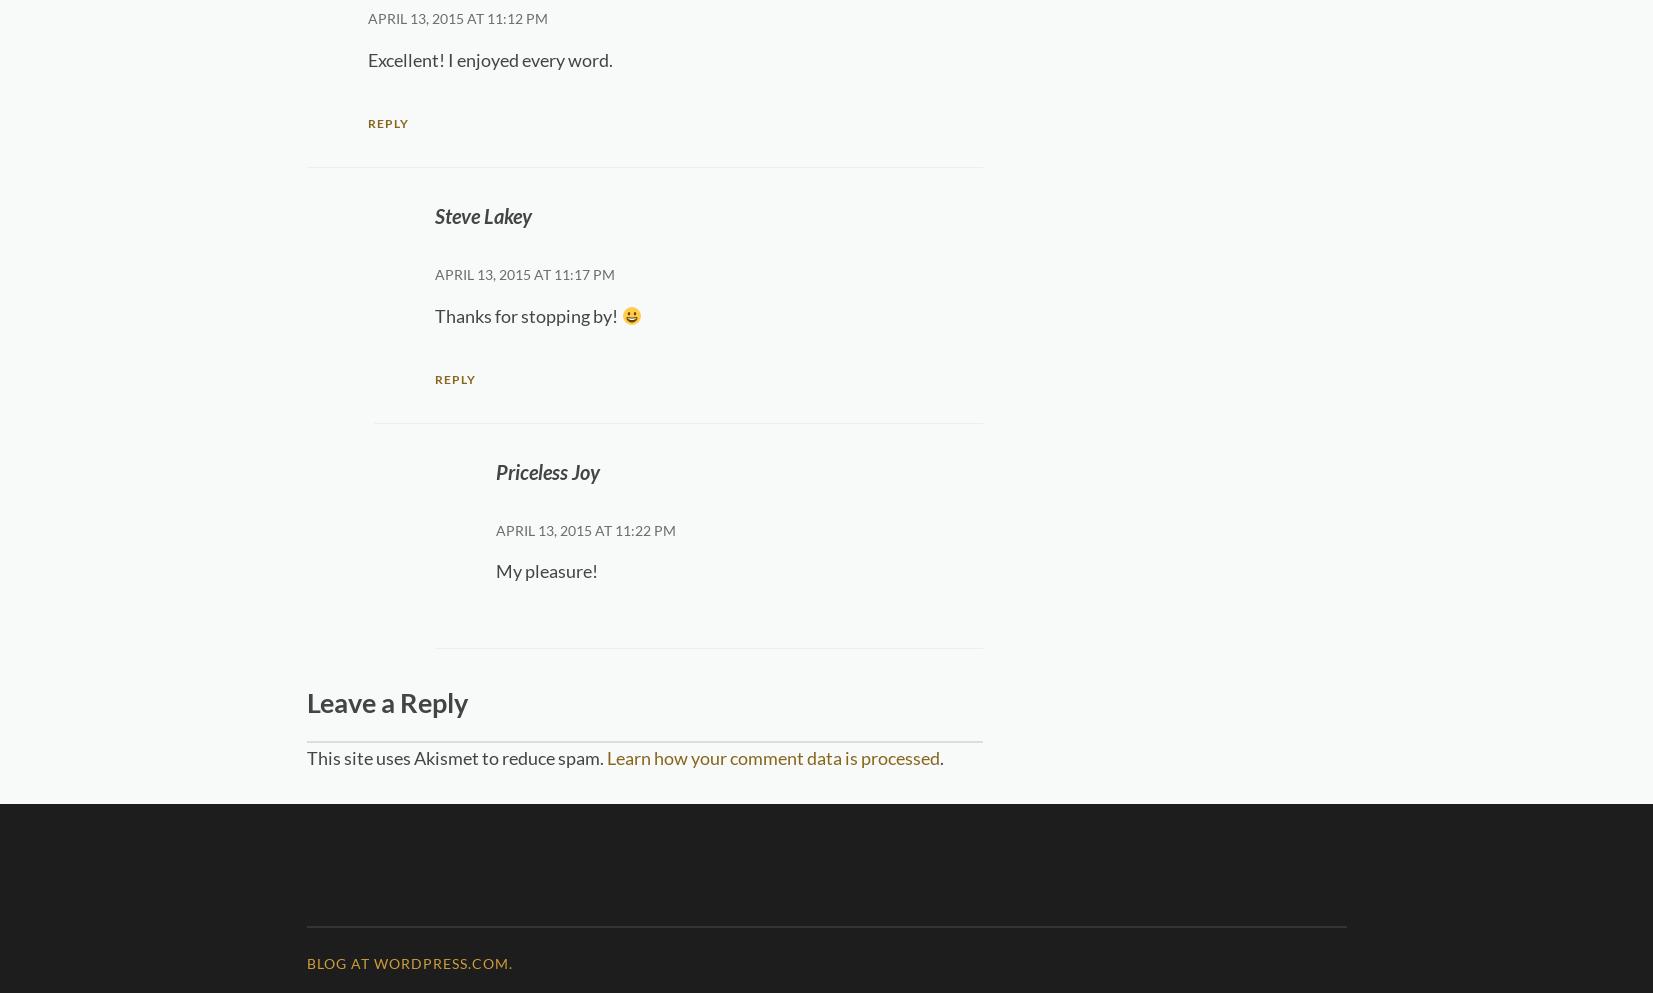 This screenshot has width=1653, height=993. Describe the element at coordinates (771, 756) in the screenshot. I see `'Learn how your comment data is processed'` at that location.